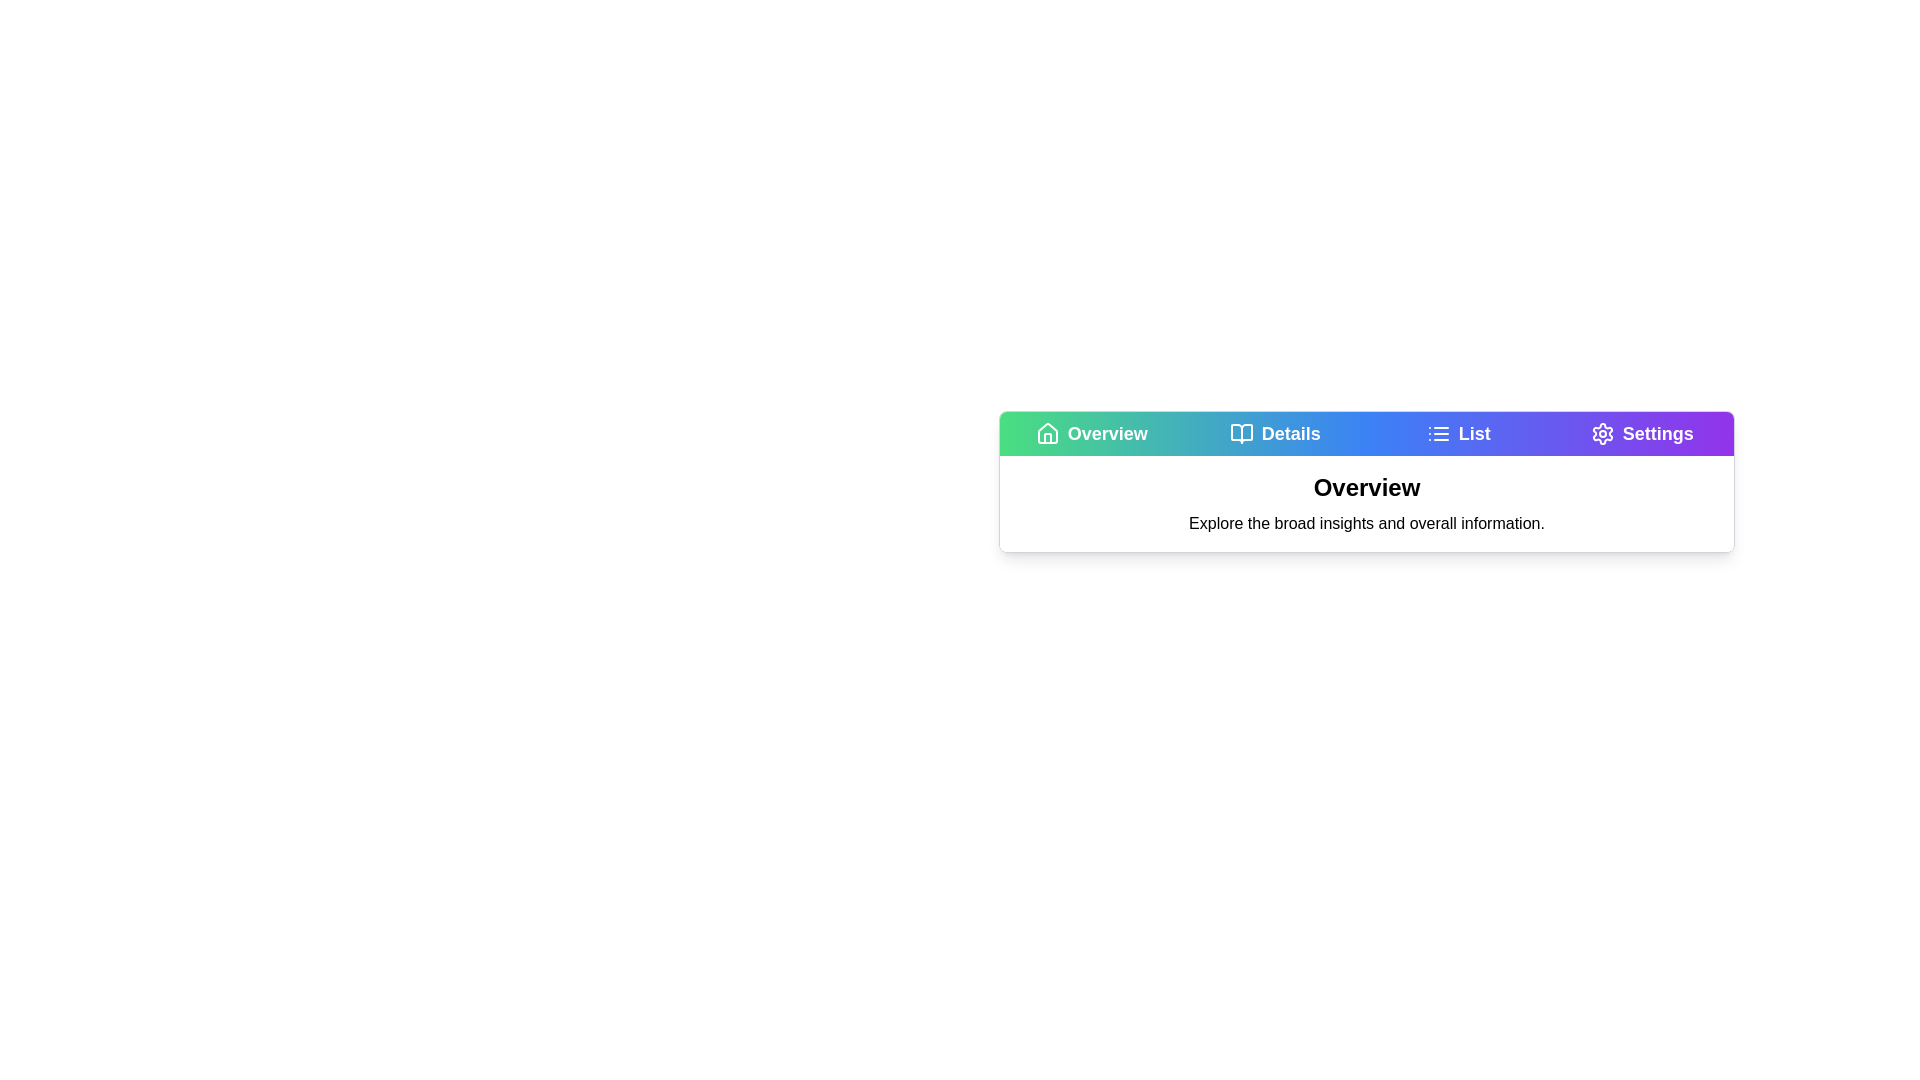 The width and height of the screenshot is (1920, 1080). I want to click on the first button in the horizontal navigation bar at the top-left of the interface, so click(1090, 433).